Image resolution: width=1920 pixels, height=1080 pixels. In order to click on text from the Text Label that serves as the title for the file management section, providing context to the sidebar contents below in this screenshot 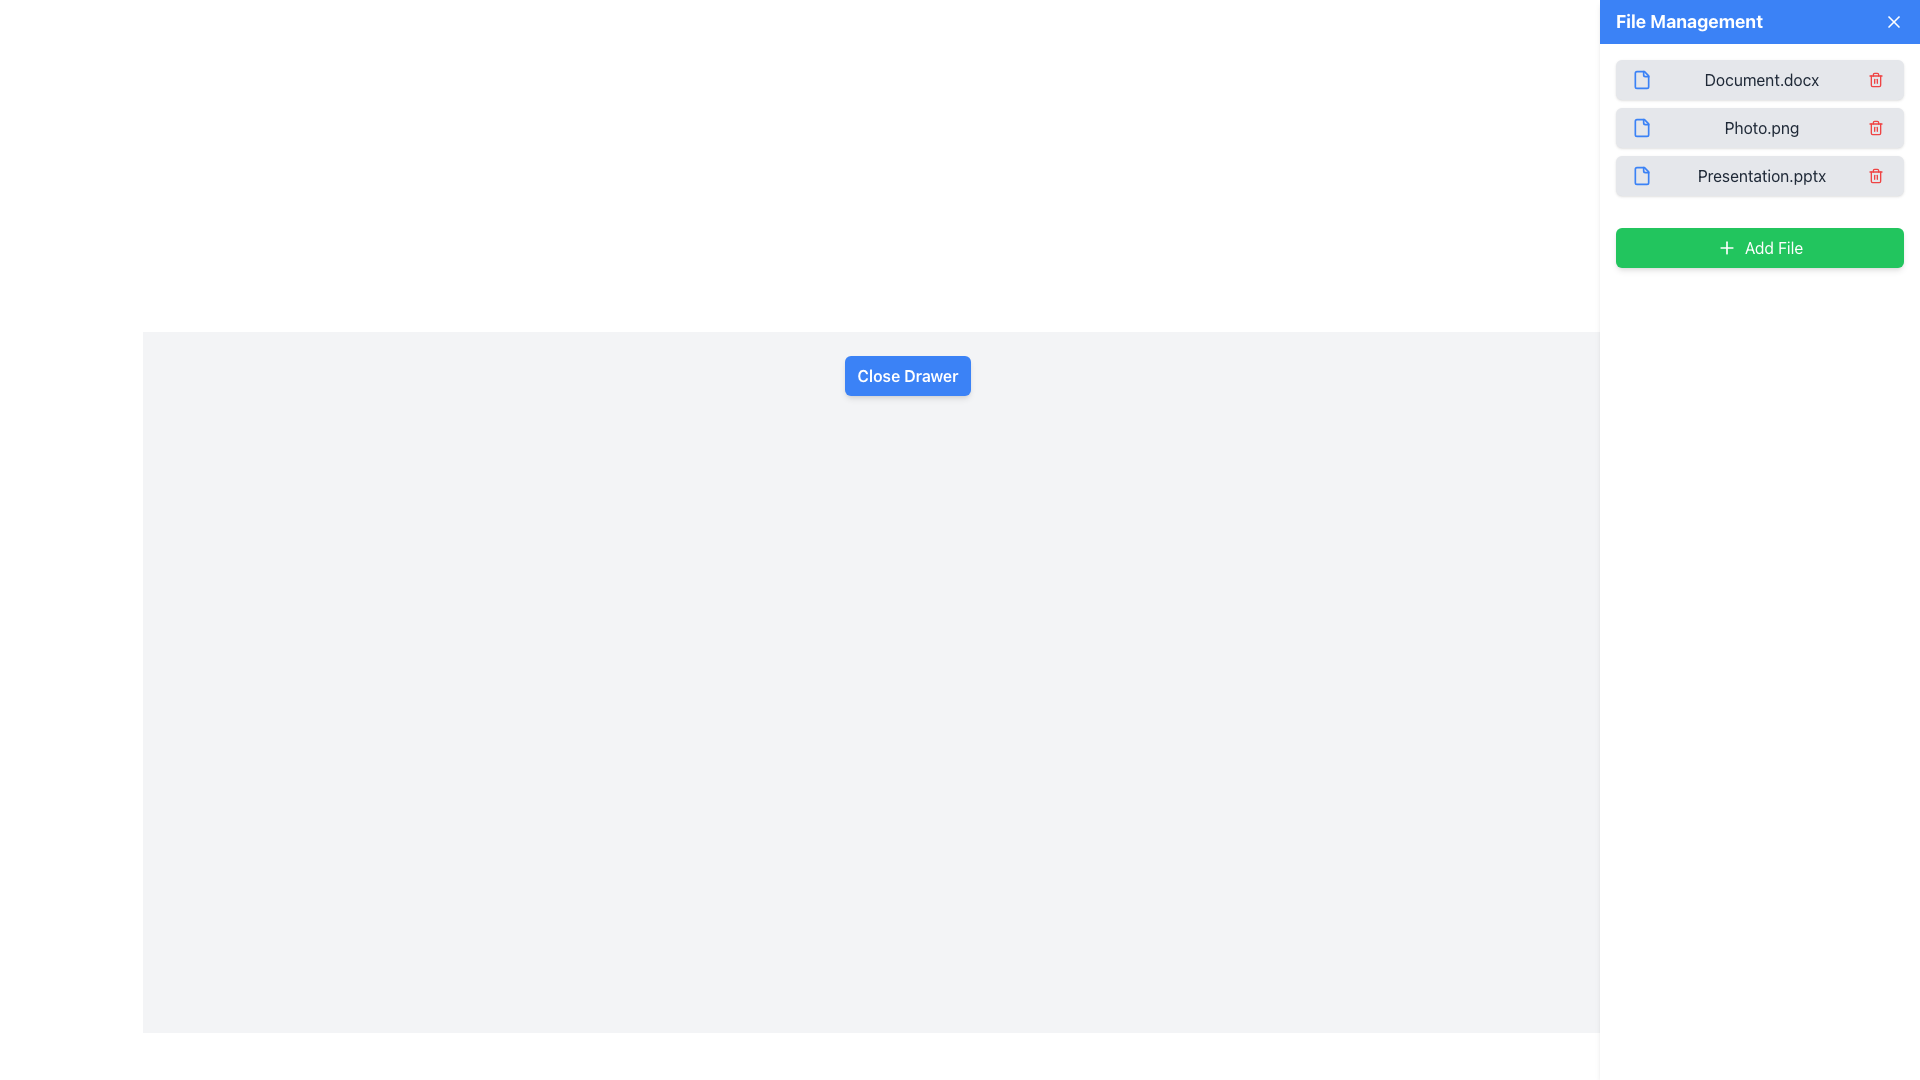, I will do `click(1688, 22)`.